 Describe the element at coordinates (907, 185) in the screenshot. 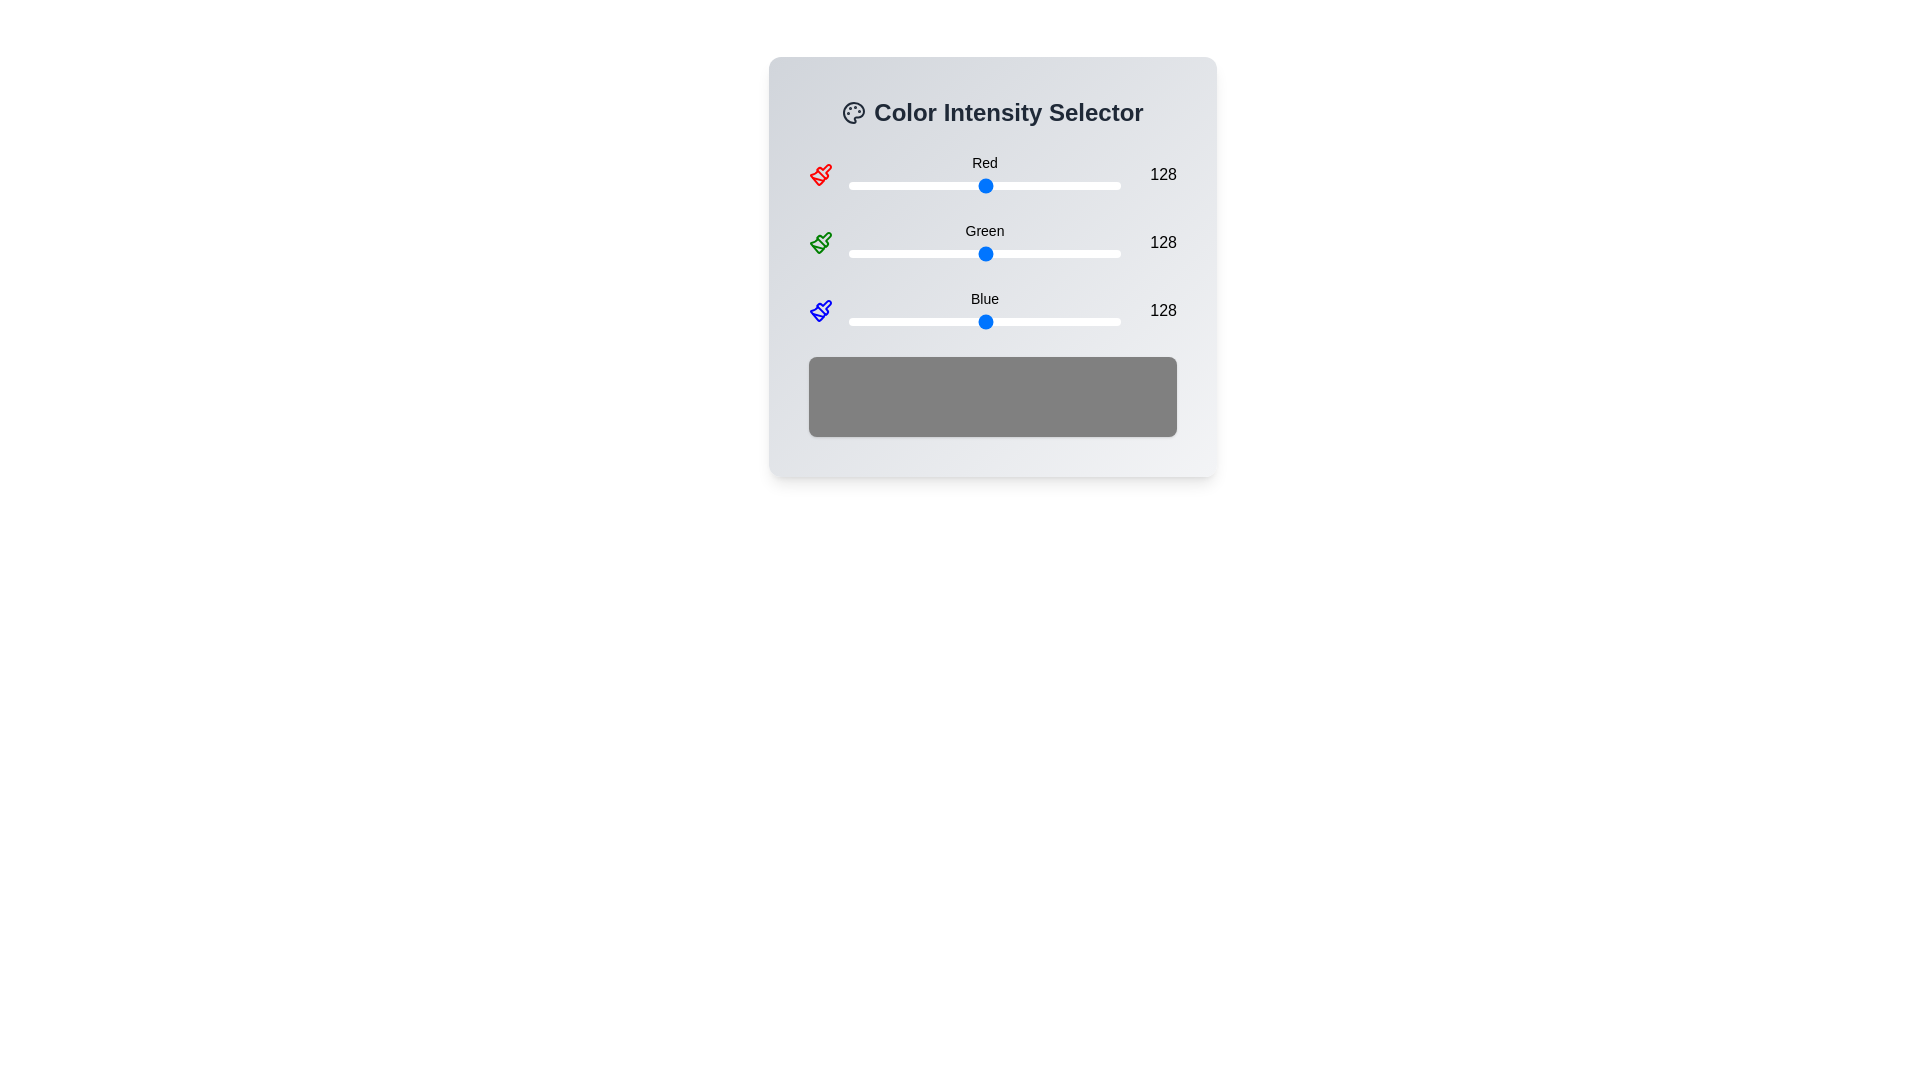

I see `the red intensity` at that location.